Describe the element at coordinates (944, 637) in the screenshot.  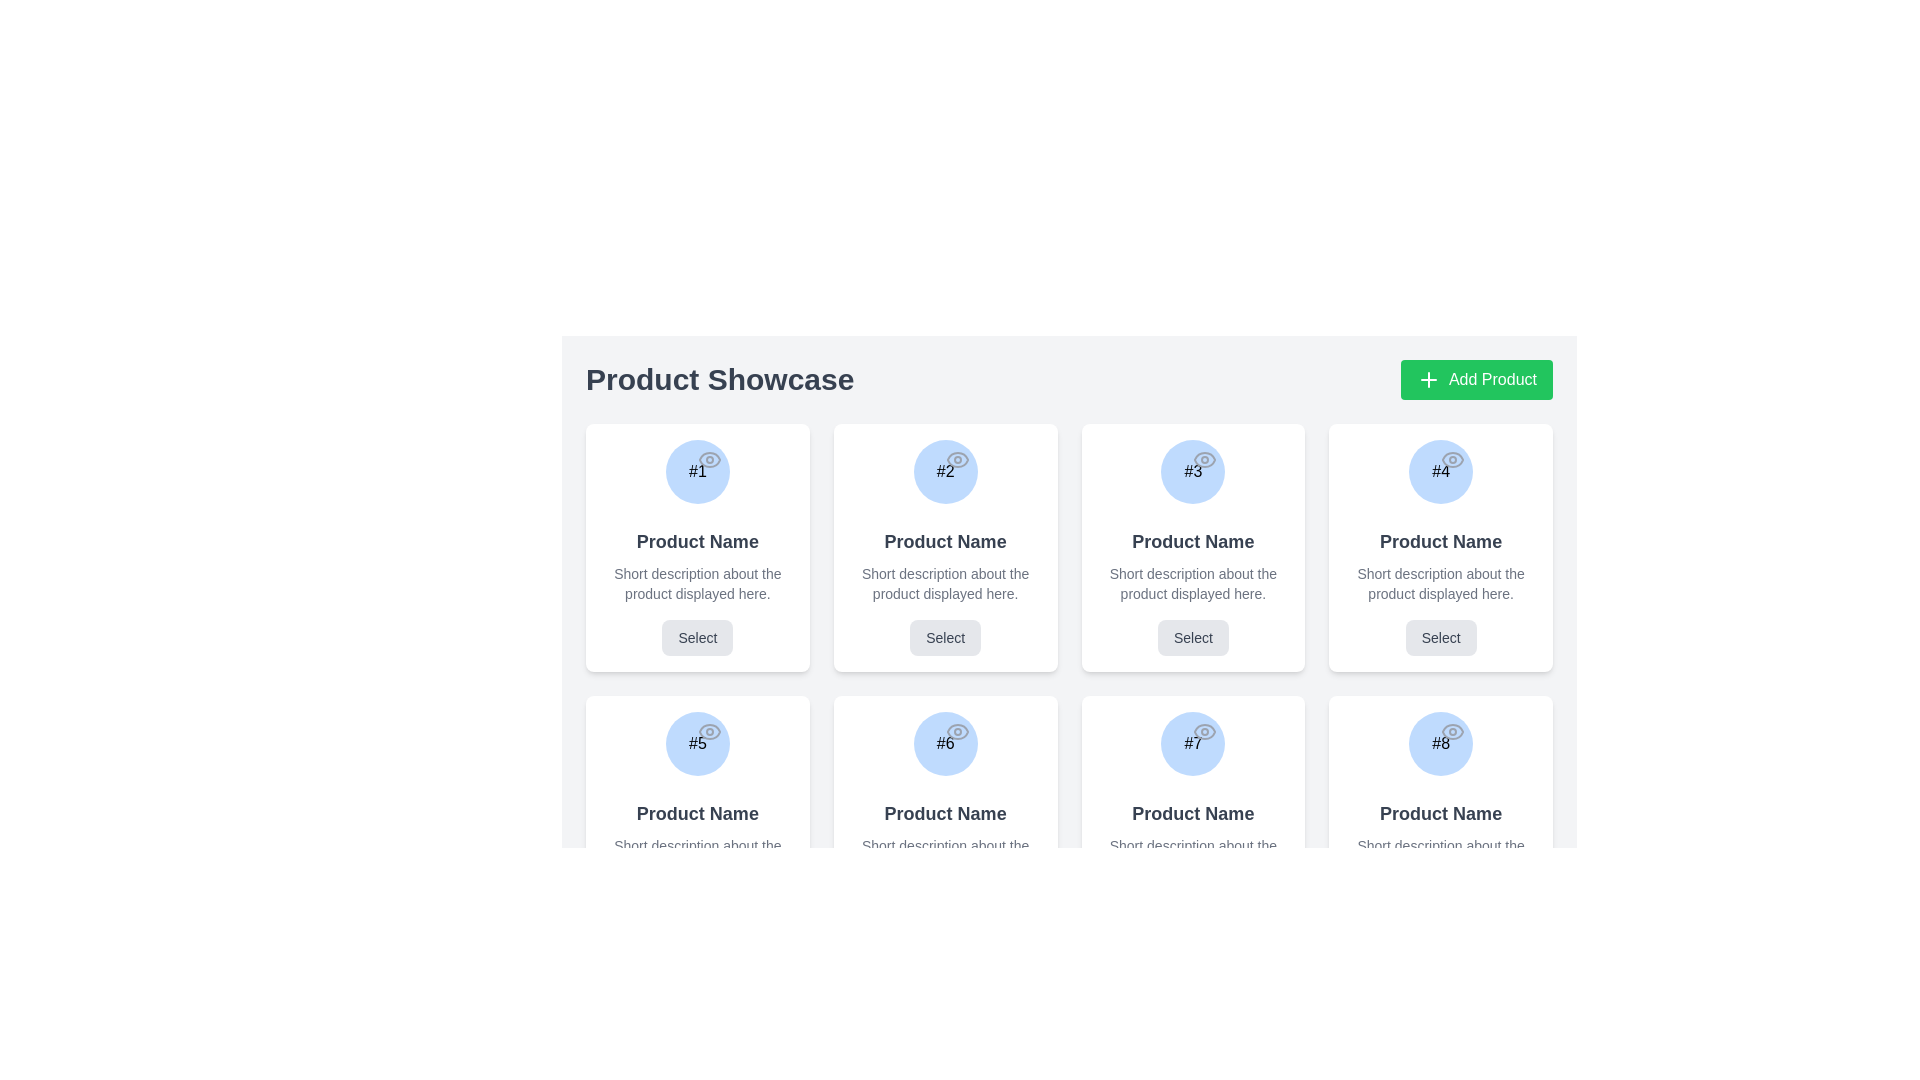
I see `the 'Select' button, which is a rectangular button with a light gray background and rounded corners, located in the second product card below the descriptive text` at that location.